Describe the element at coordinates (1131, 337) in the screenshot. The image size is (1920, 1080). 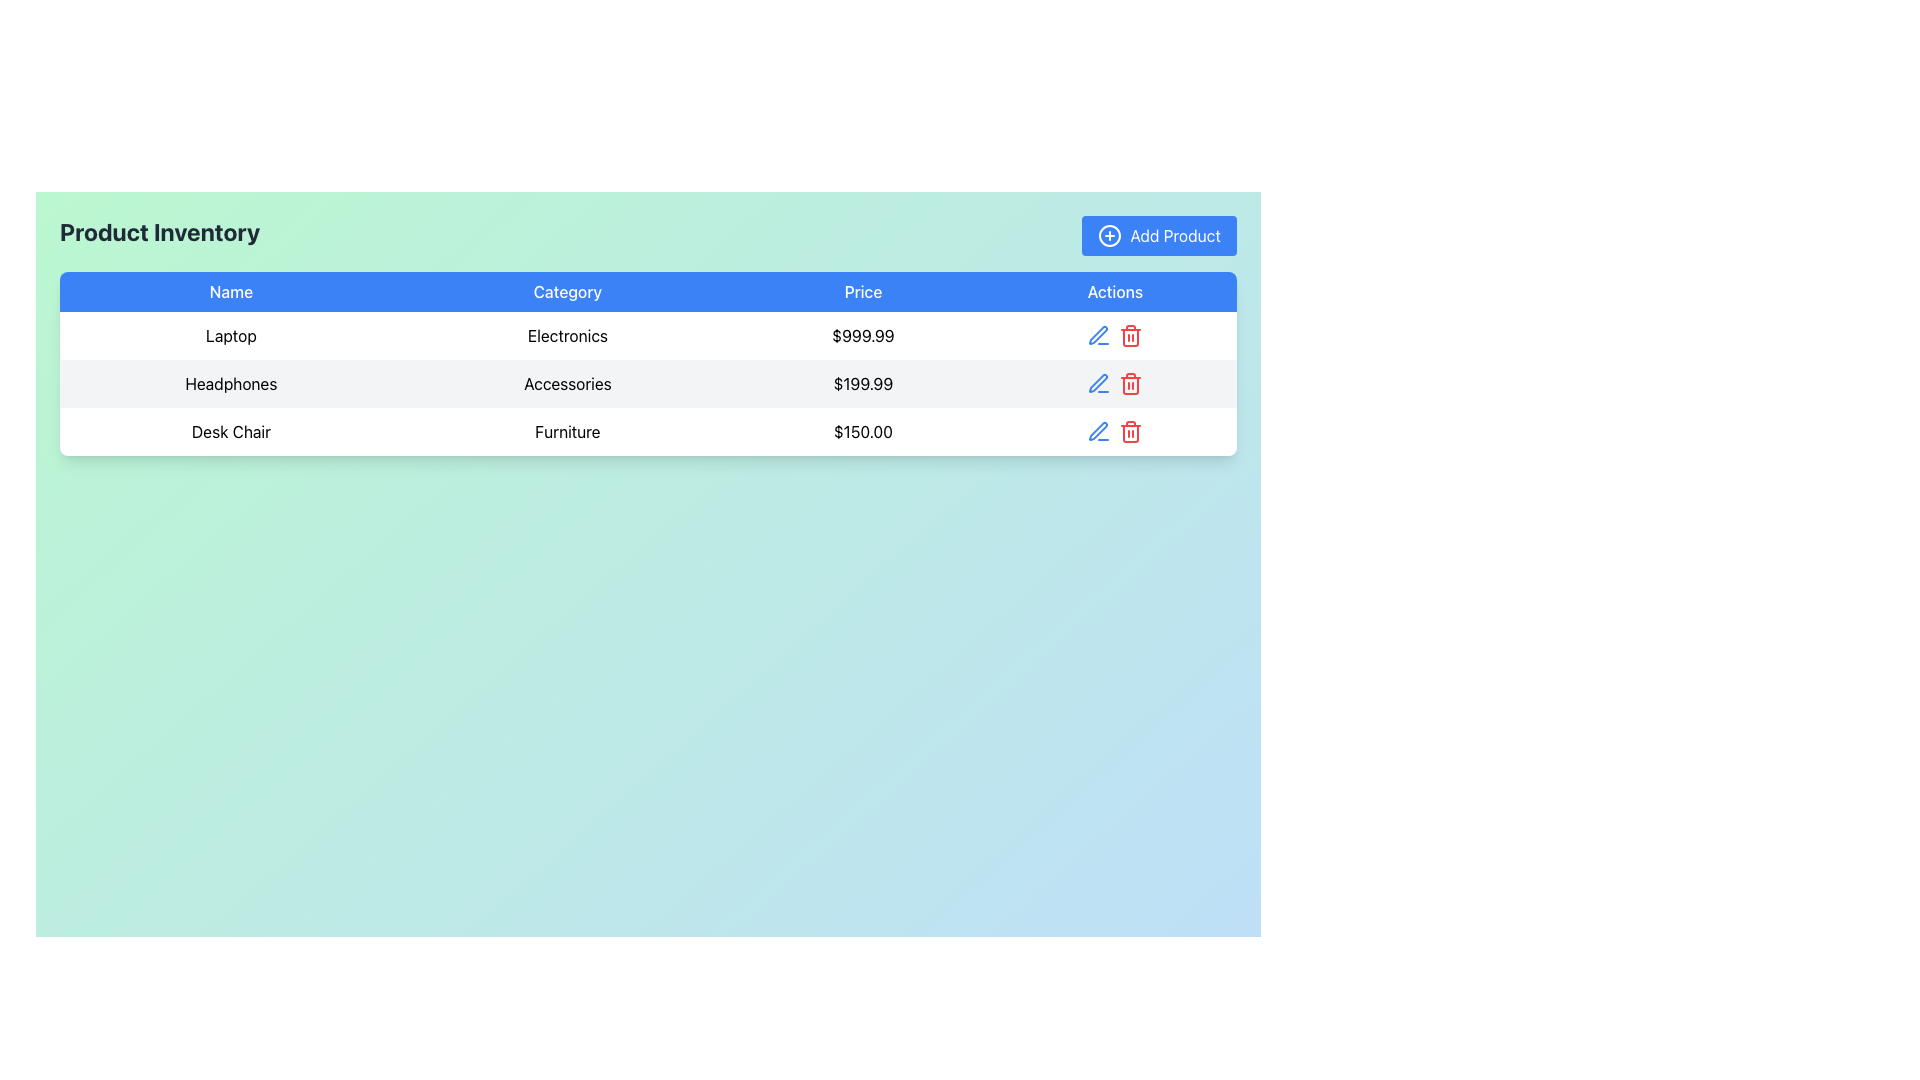
I see `the trash bin icon in the 'Actions' column of the table for the product 'Headphones'` at that location.